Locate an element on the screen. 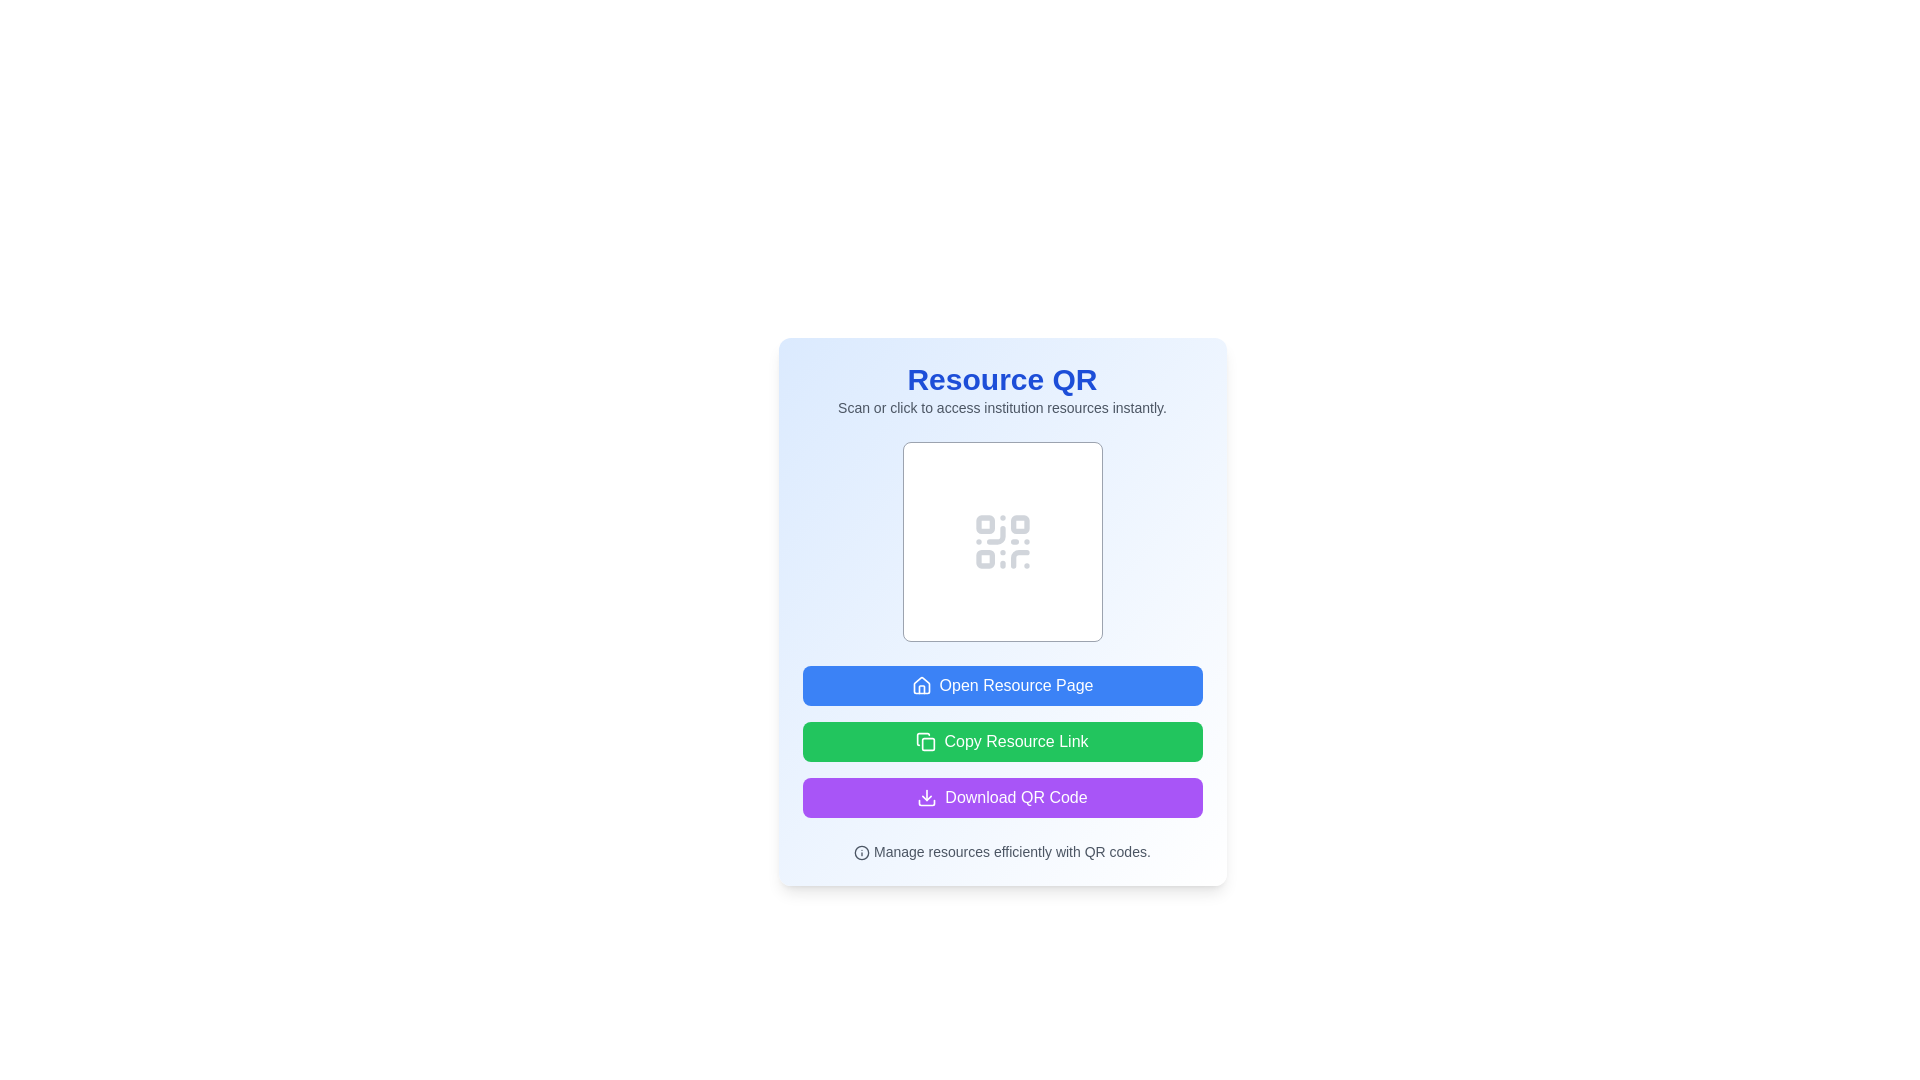  the blue button labeled 'Open Resource Page' which contains a house SVG icon on its left side is located at coordinates (920, 685).